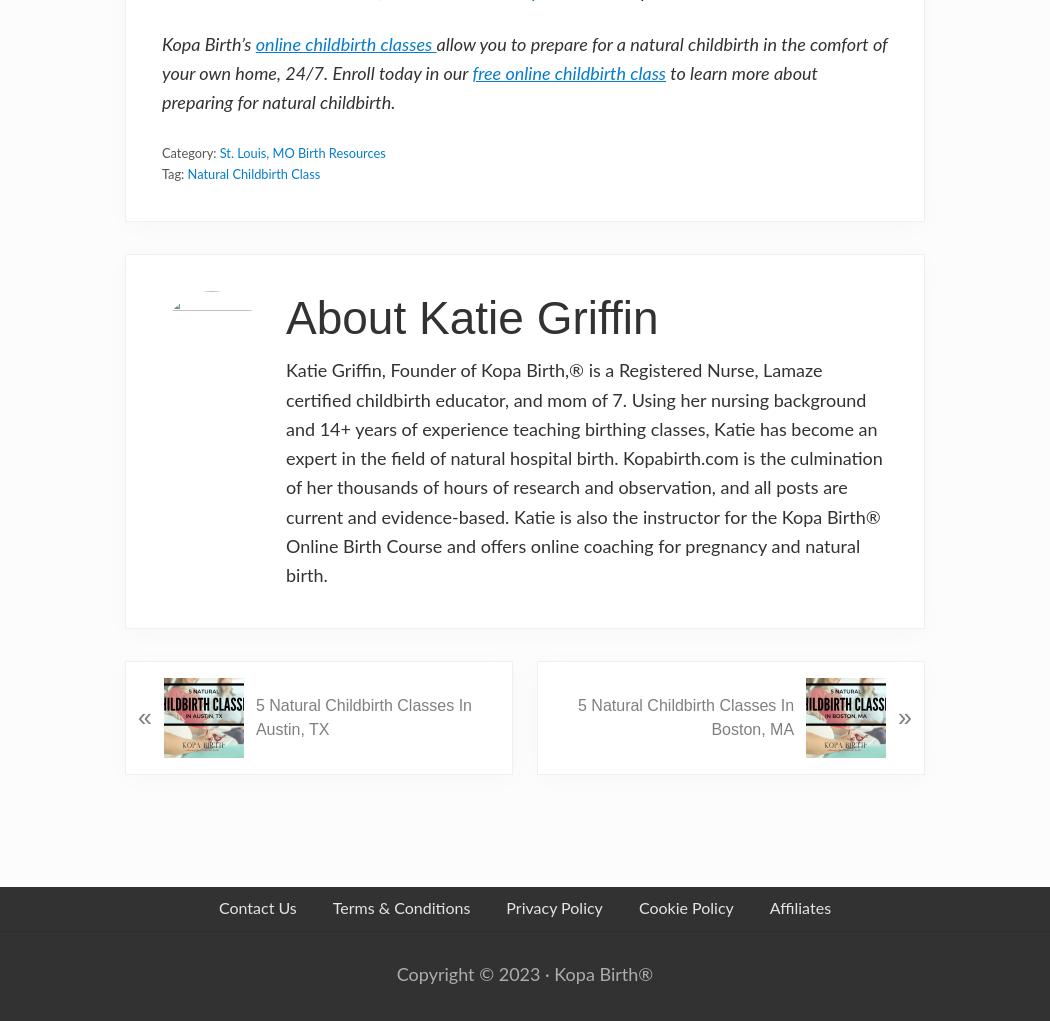  What do you see at coordinates (553, 908) in the screenshot?
I see `'Privacy Policy'` at bounding box center [553, 908].